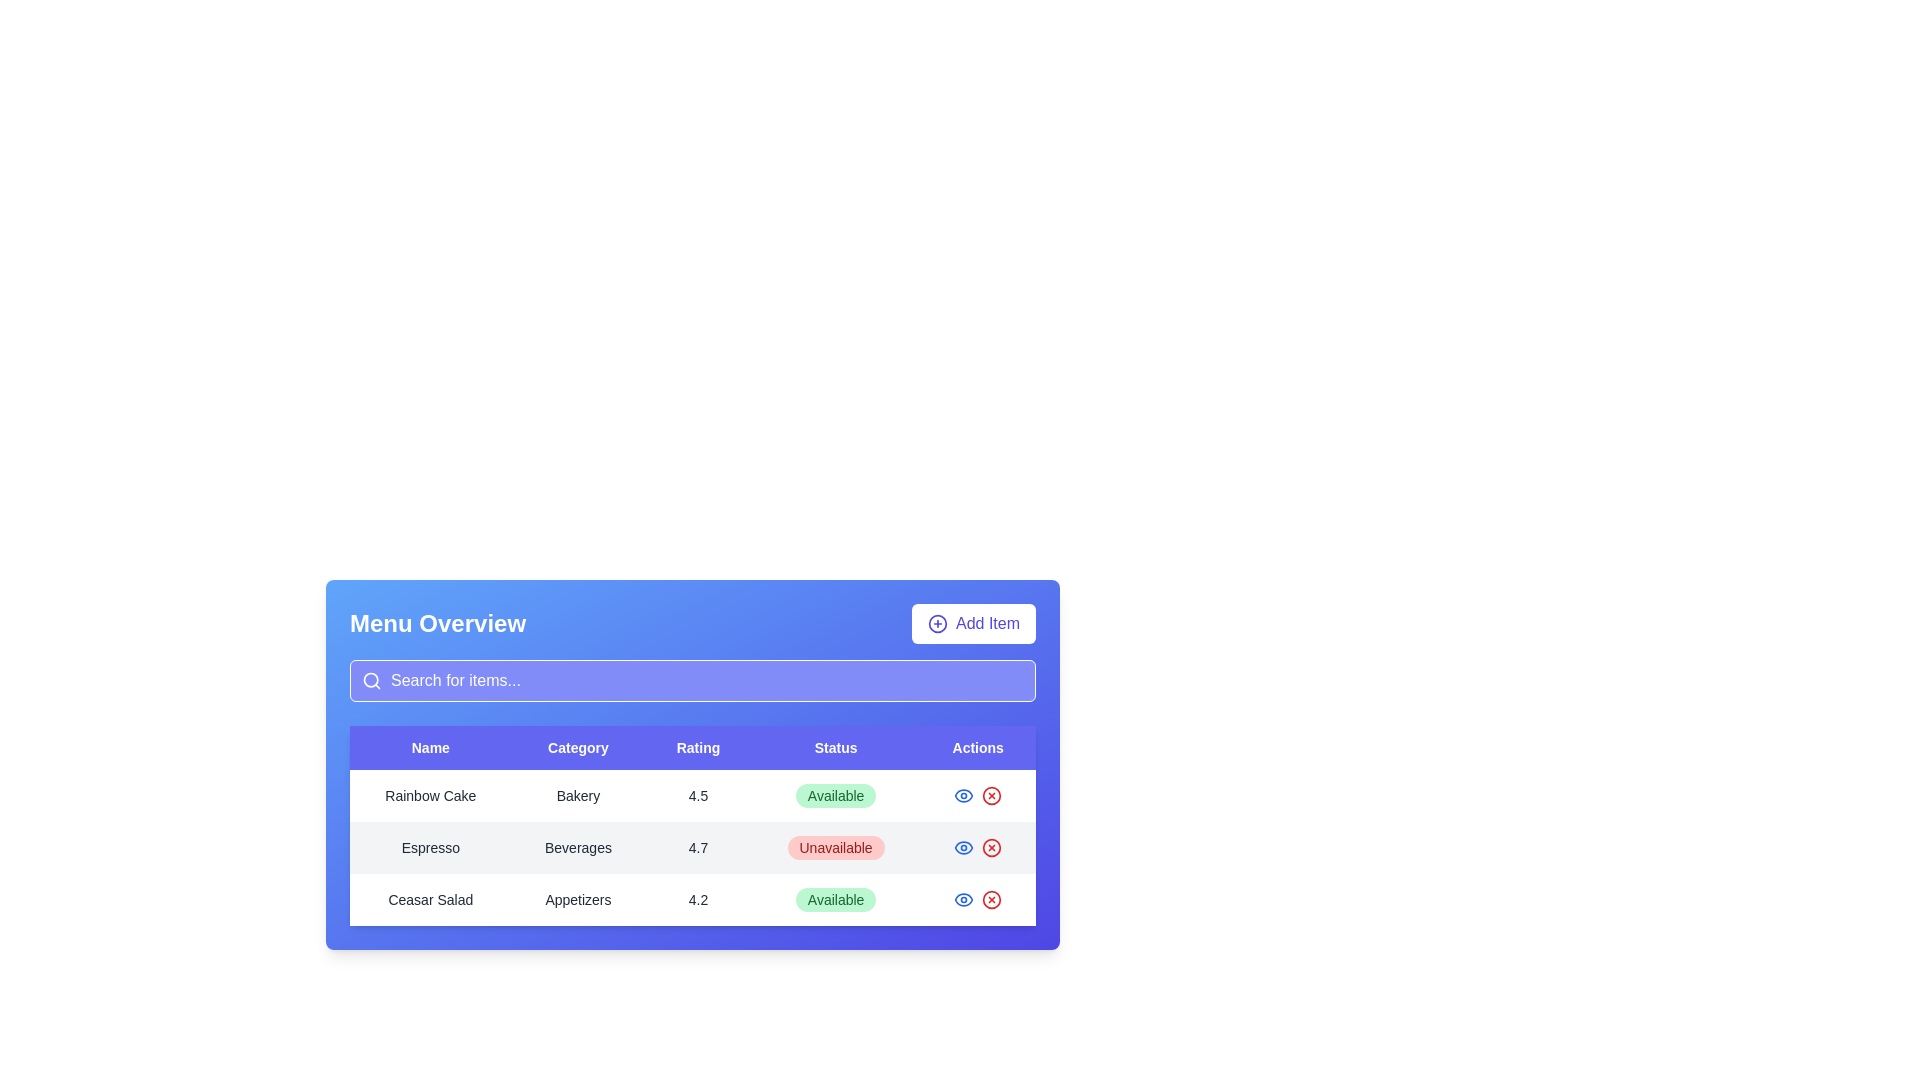 The height and width of the screenshot is (1080, 1920). Describe the element at coordinates (577, 794) in the screenshot. I see `the textual label displaying 'Bakery' which is located in the second column of the first row of the table, between 'Rainbow Cake' and '4.5'` at that location.